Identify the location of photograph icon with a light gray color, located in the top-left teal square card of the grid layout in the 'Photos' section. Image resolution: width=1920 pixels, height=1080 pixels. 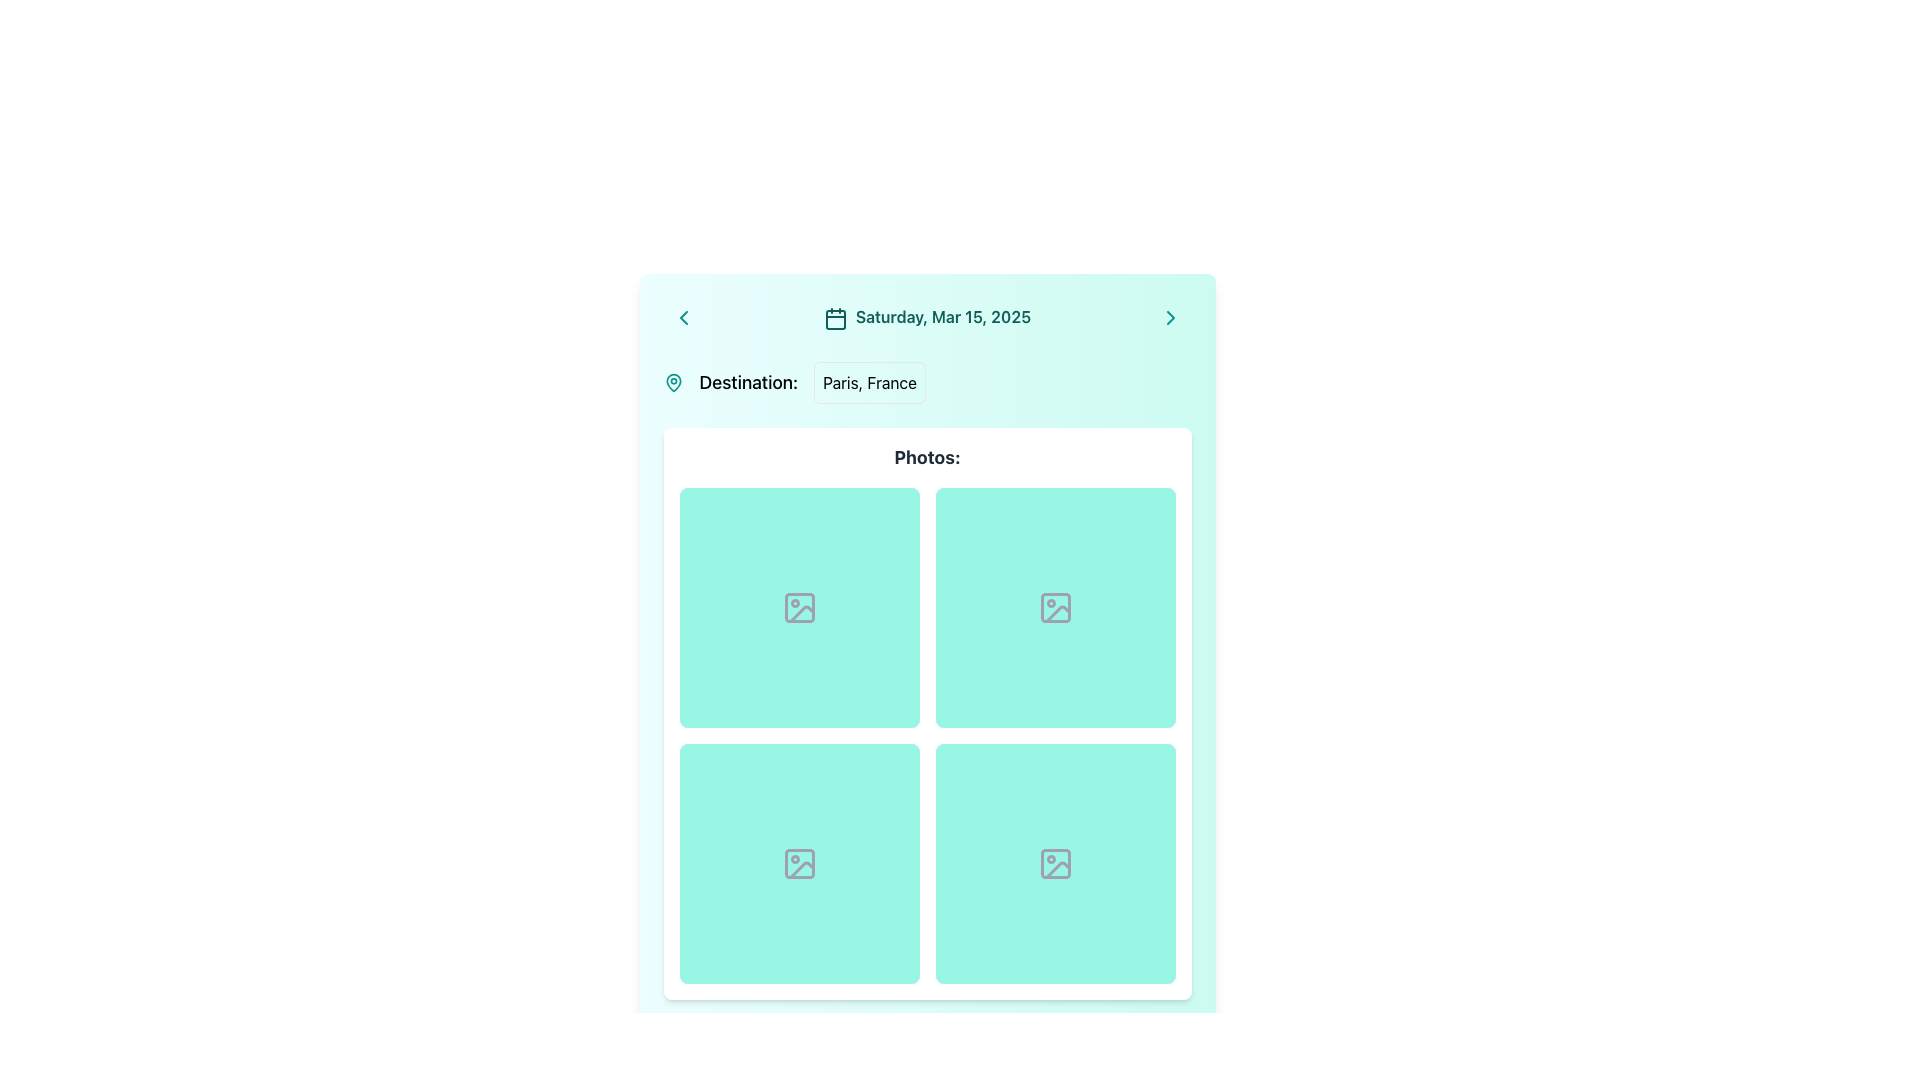
(798, 607).